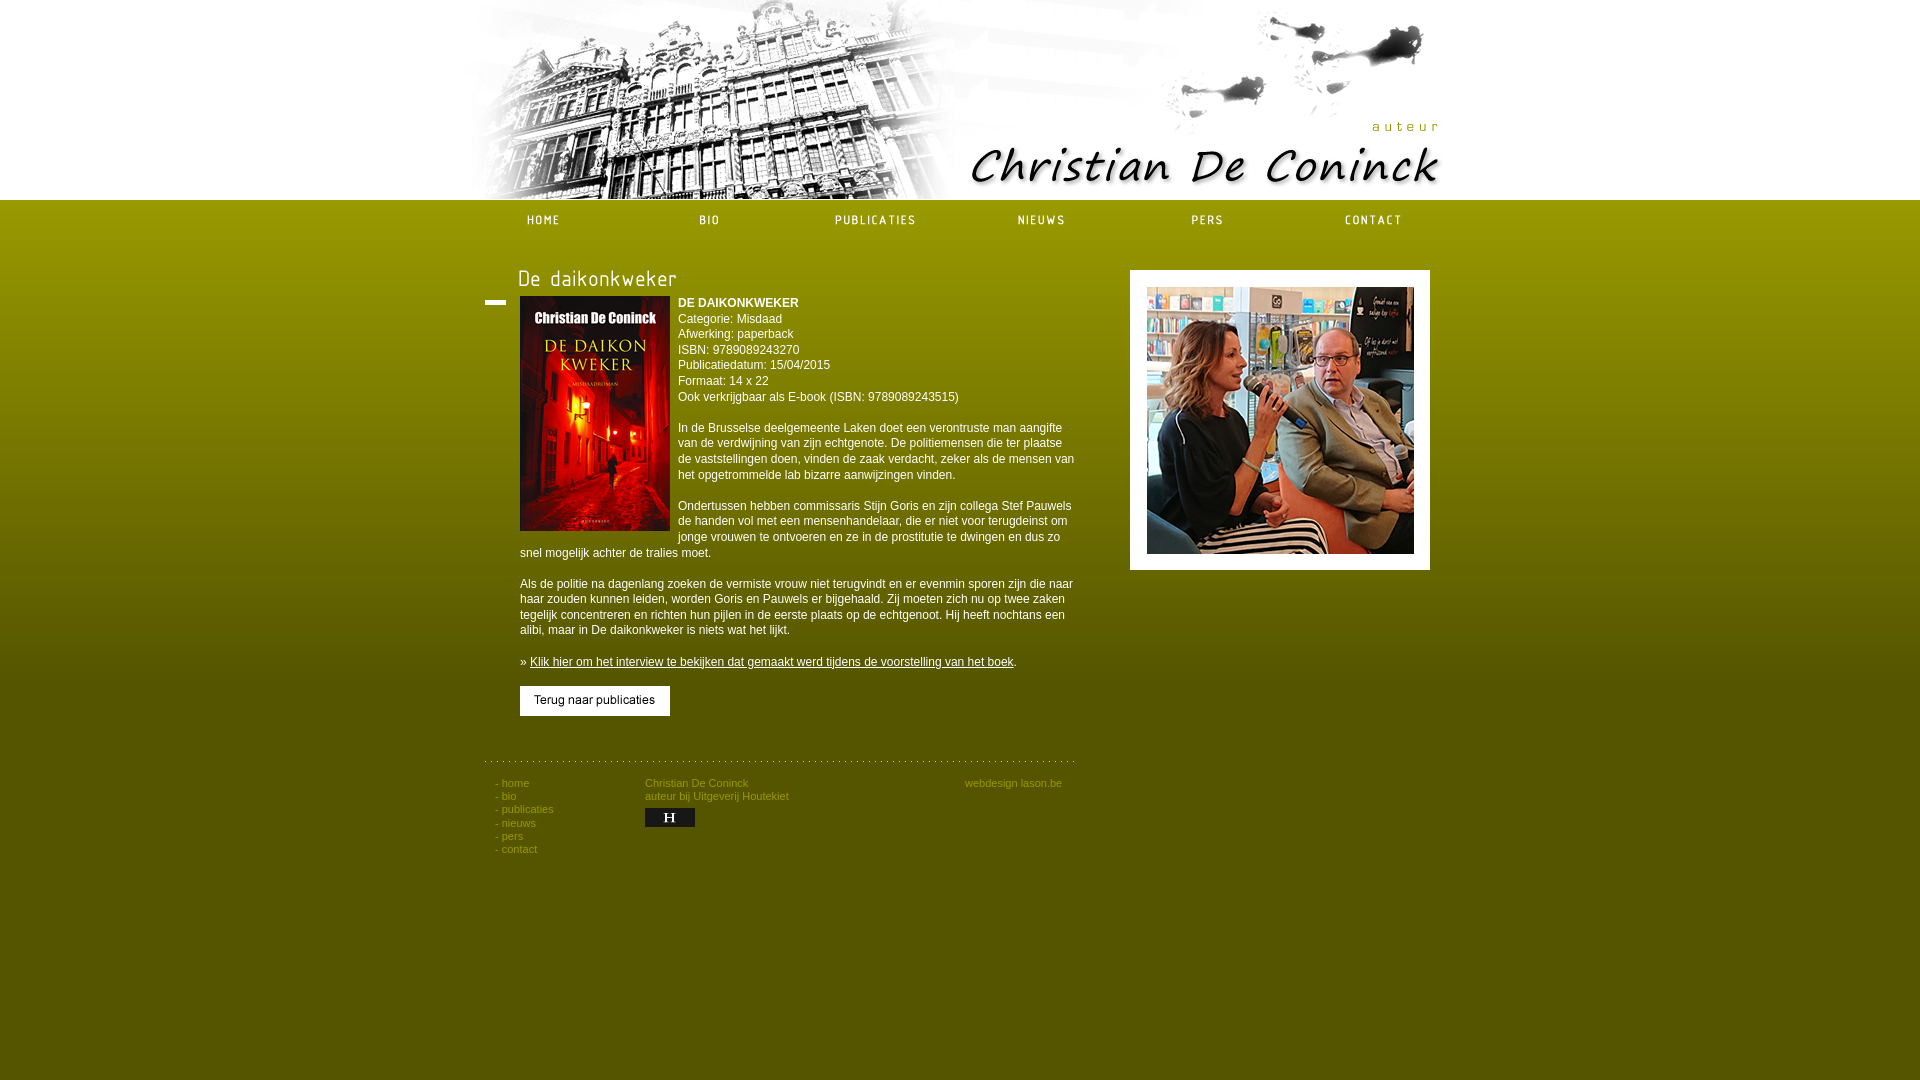 The height and width of the screenshot is (1080, 1920). I want to click on 'Christian De Coninck bij Uitgeverij Houtekiet', so click(670, 817).